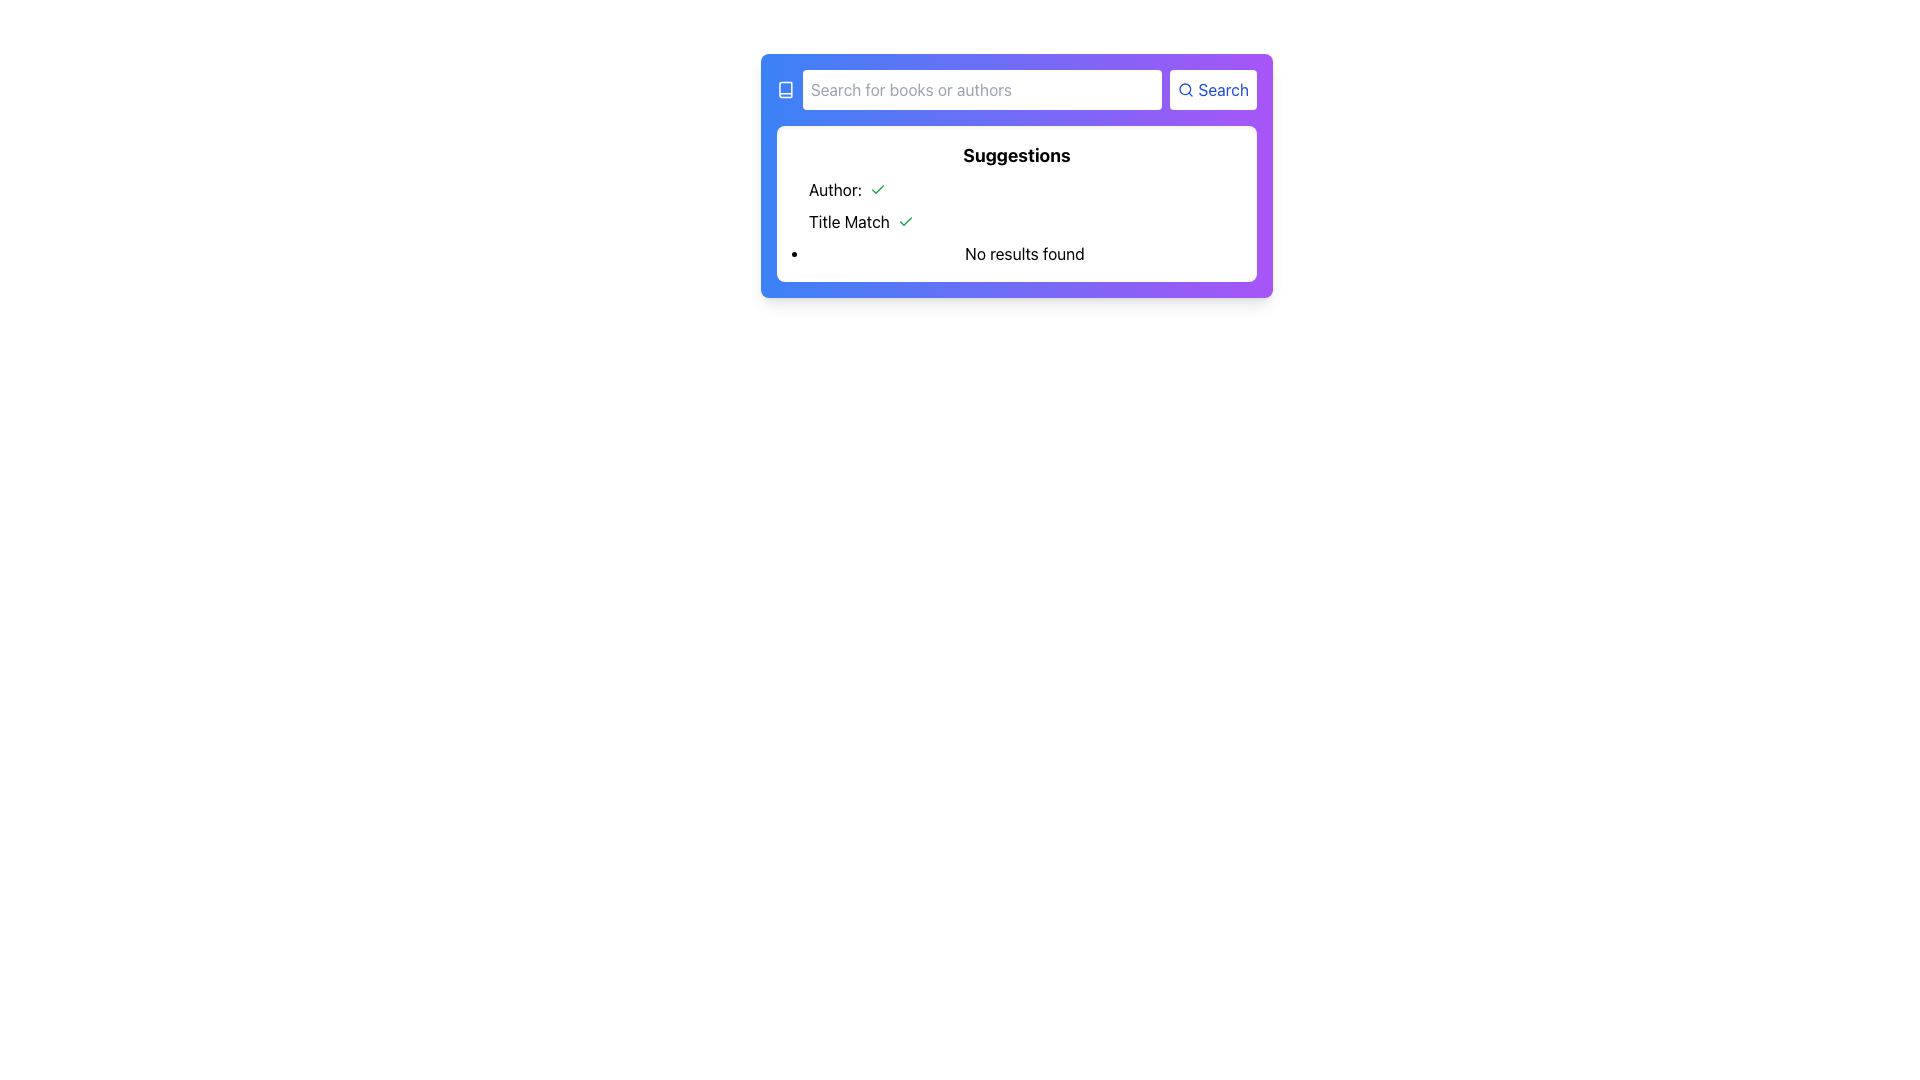  Describe the element at coordinates (784, 88) in the screenshot. I see `the book icon located at the leftmost side of the header, adjacent to the search bar and search button` at that location.